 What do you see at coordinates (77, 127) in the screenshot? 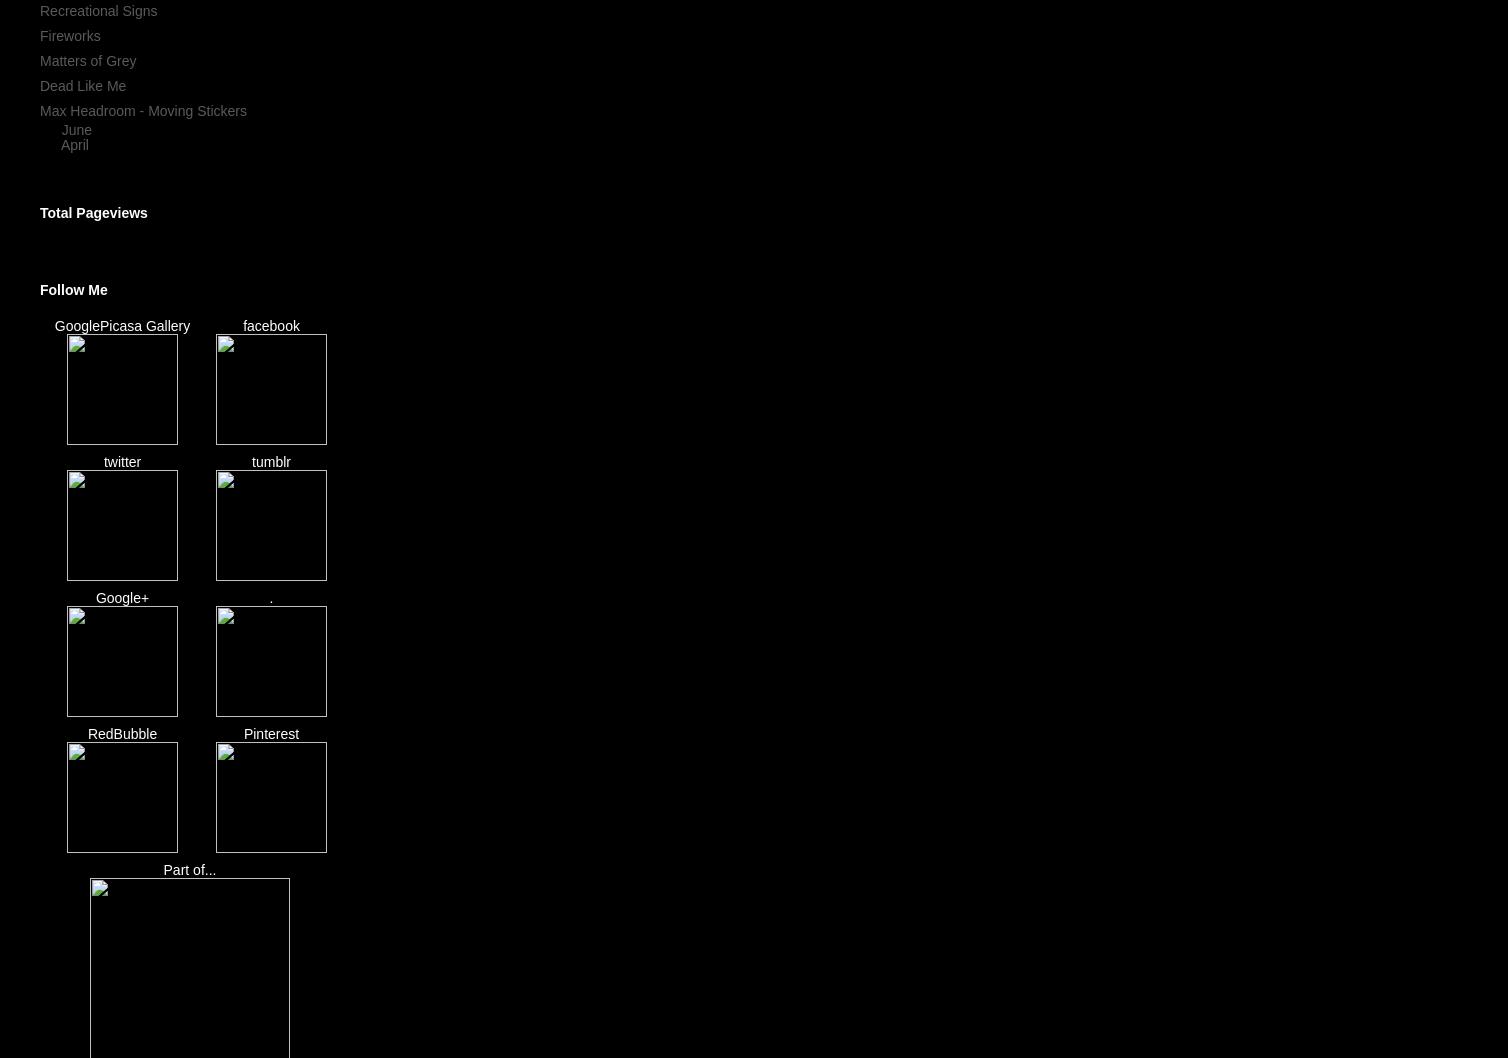
I see `'June'` at bounding box center [77, 127].